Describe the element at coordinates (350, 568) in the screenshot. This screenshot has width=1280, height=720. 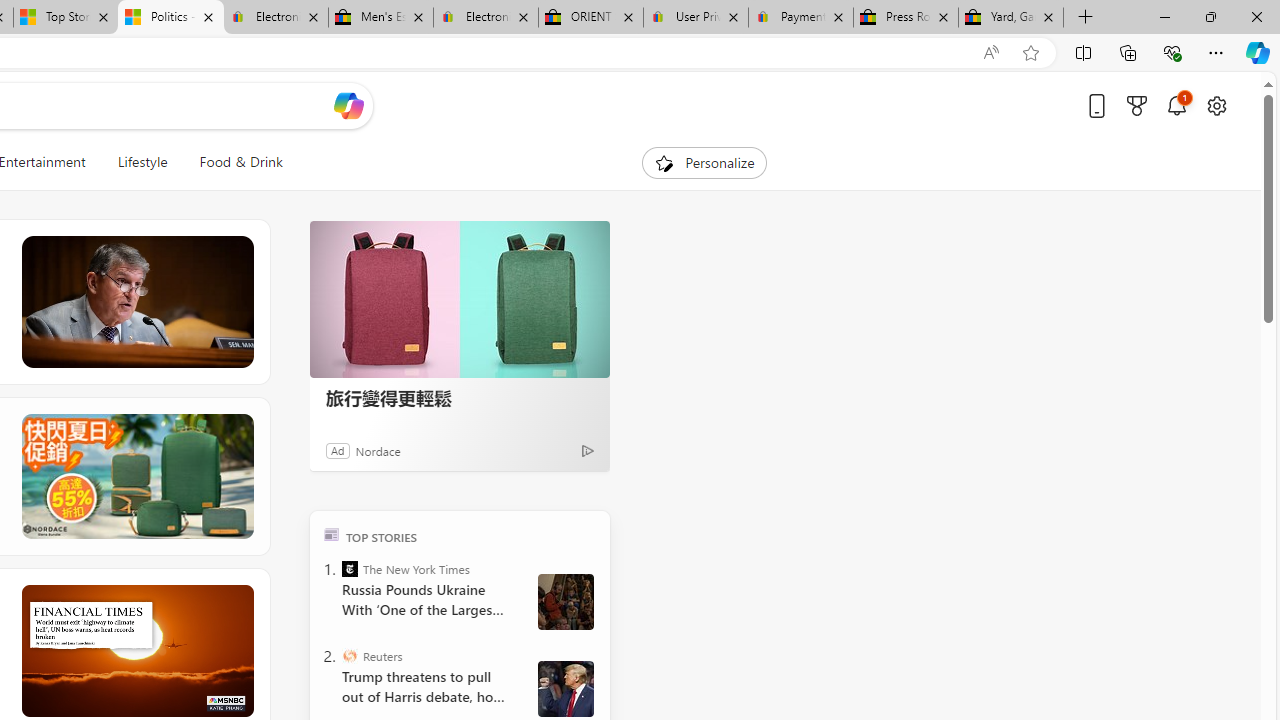
I see `'The New York Times'` at that location.